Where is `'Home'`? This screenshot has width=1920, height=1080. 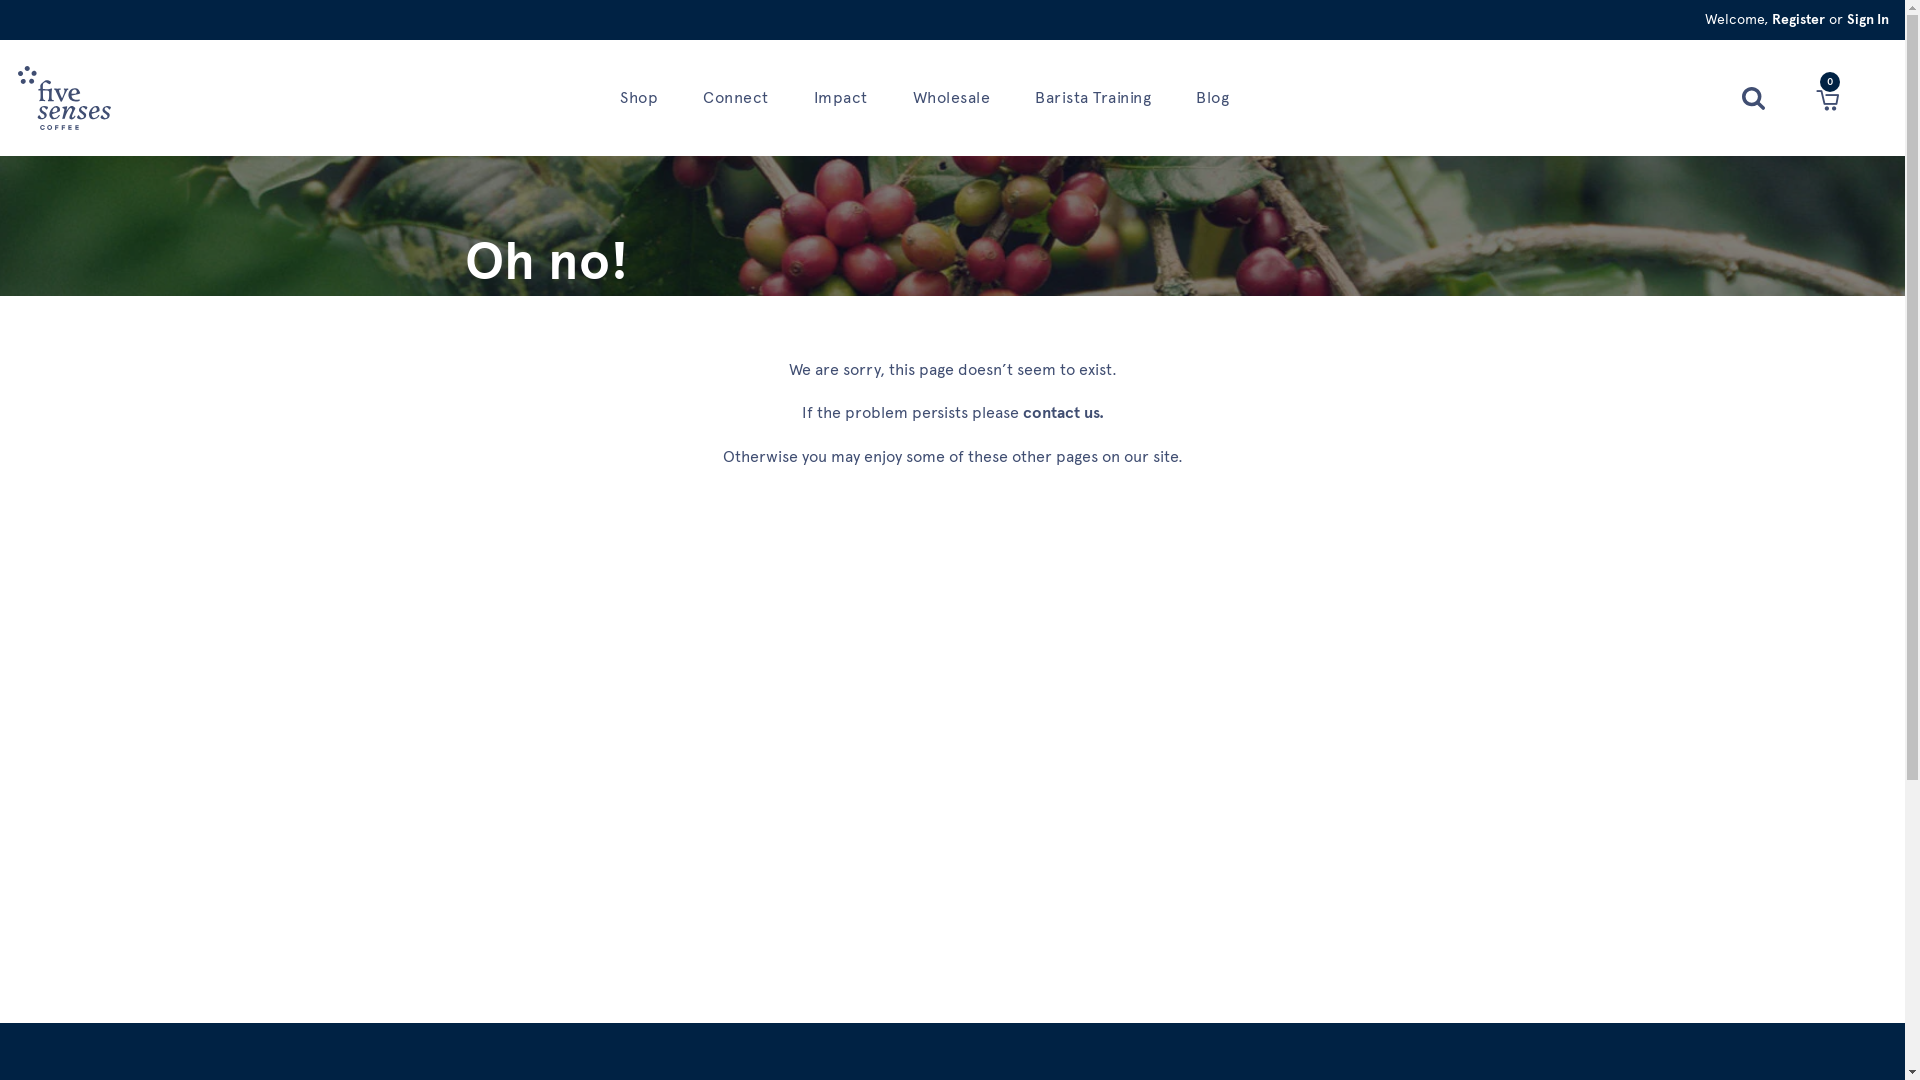 'Home' is located at coordinates (64, 97).